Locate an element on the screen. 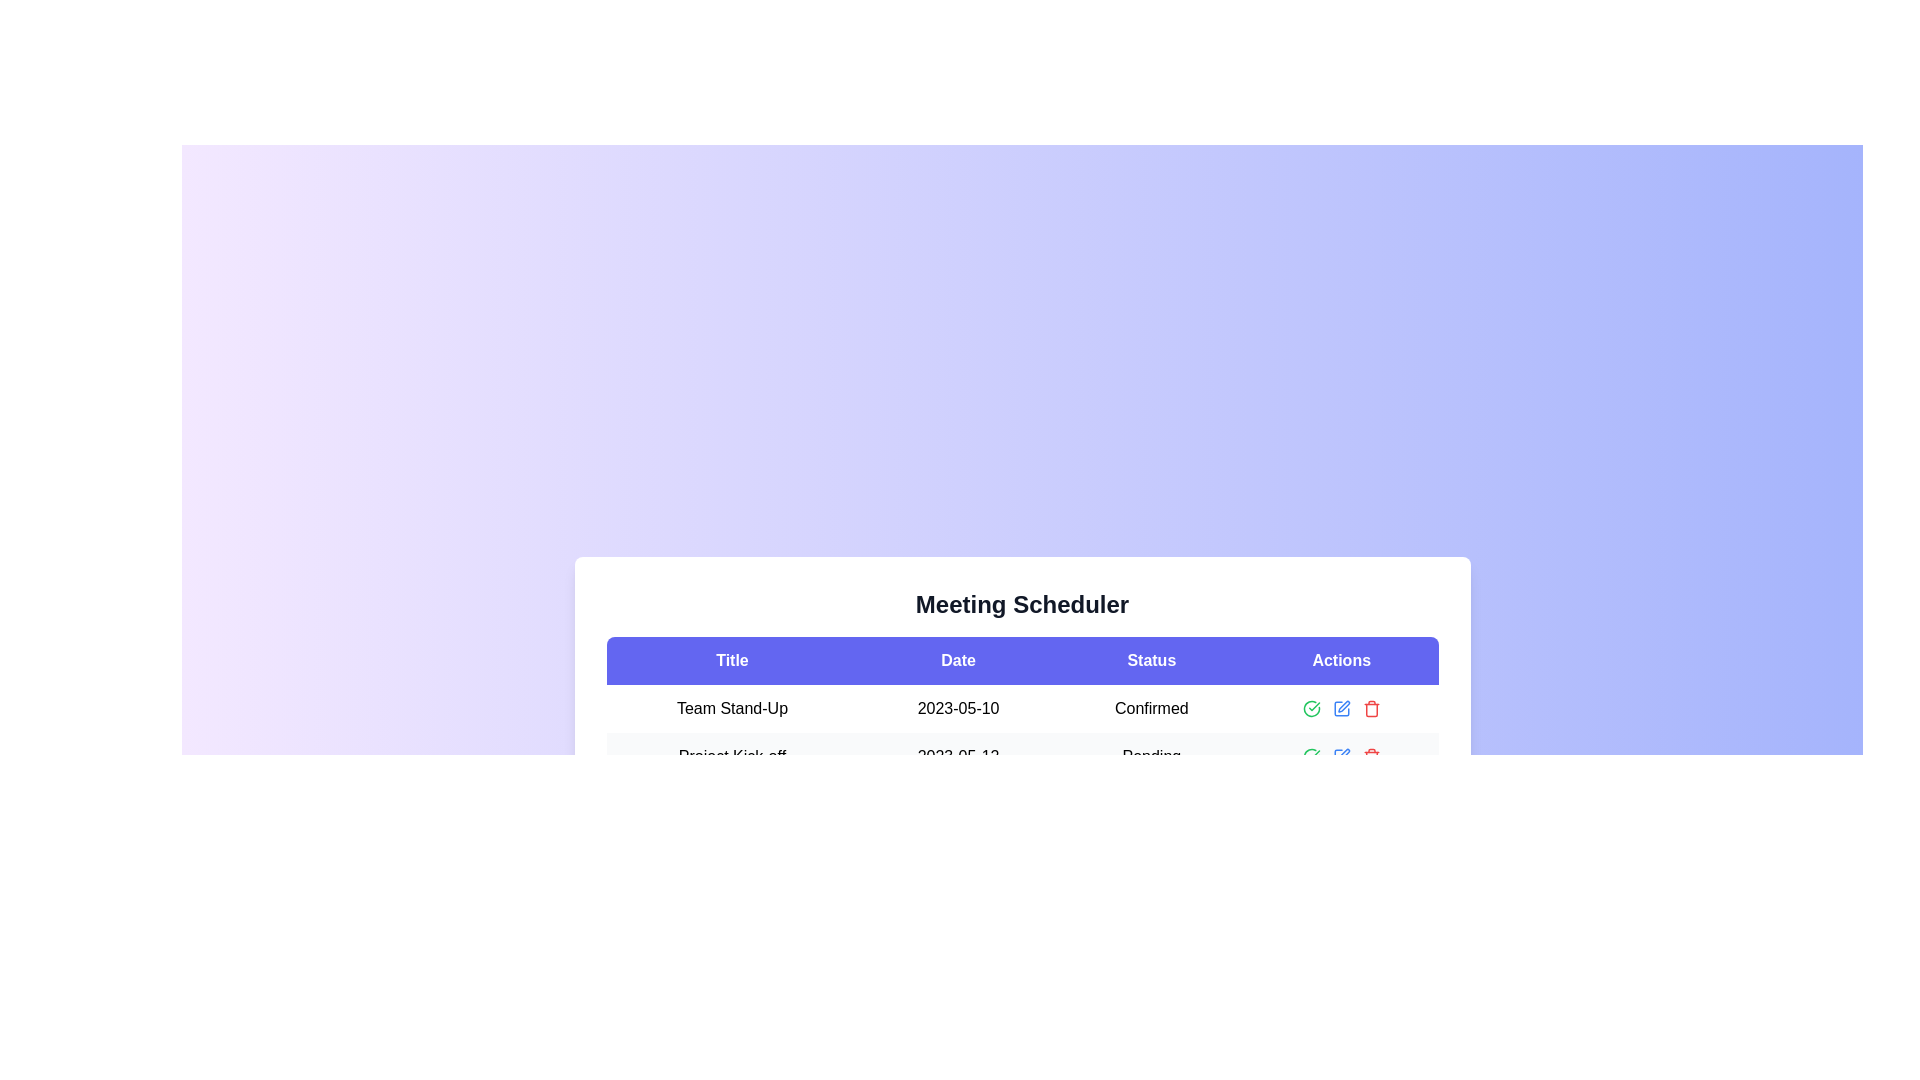 The height and width of the screenshot is (1080, 1920). the blue edit button icon, which features a pen icon and is the second interactive option in the action column of the table is located at coordinates (1341, 708).